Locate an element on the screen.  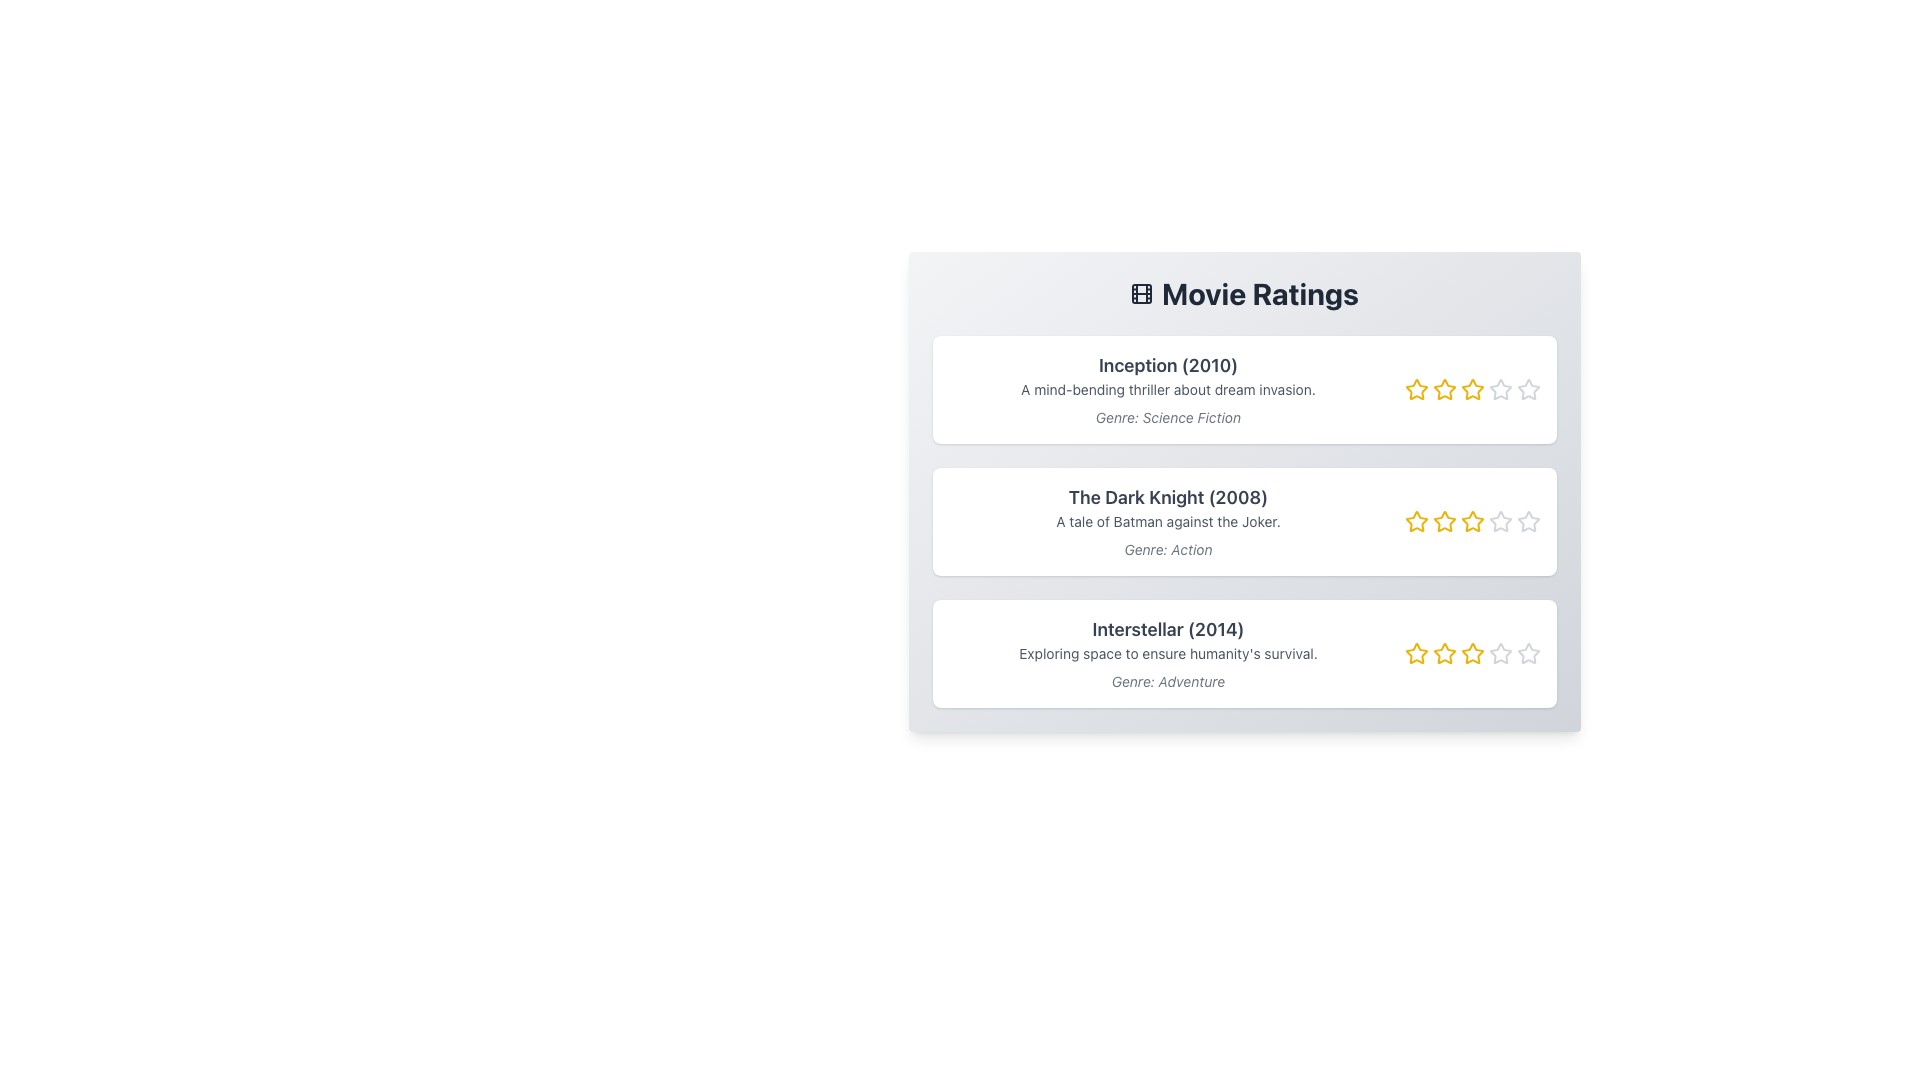
the second star icon in the rating section for the movie 'Interstellar (2014)', which is used to modify the user's rating is located at coordinates (1415, 653).